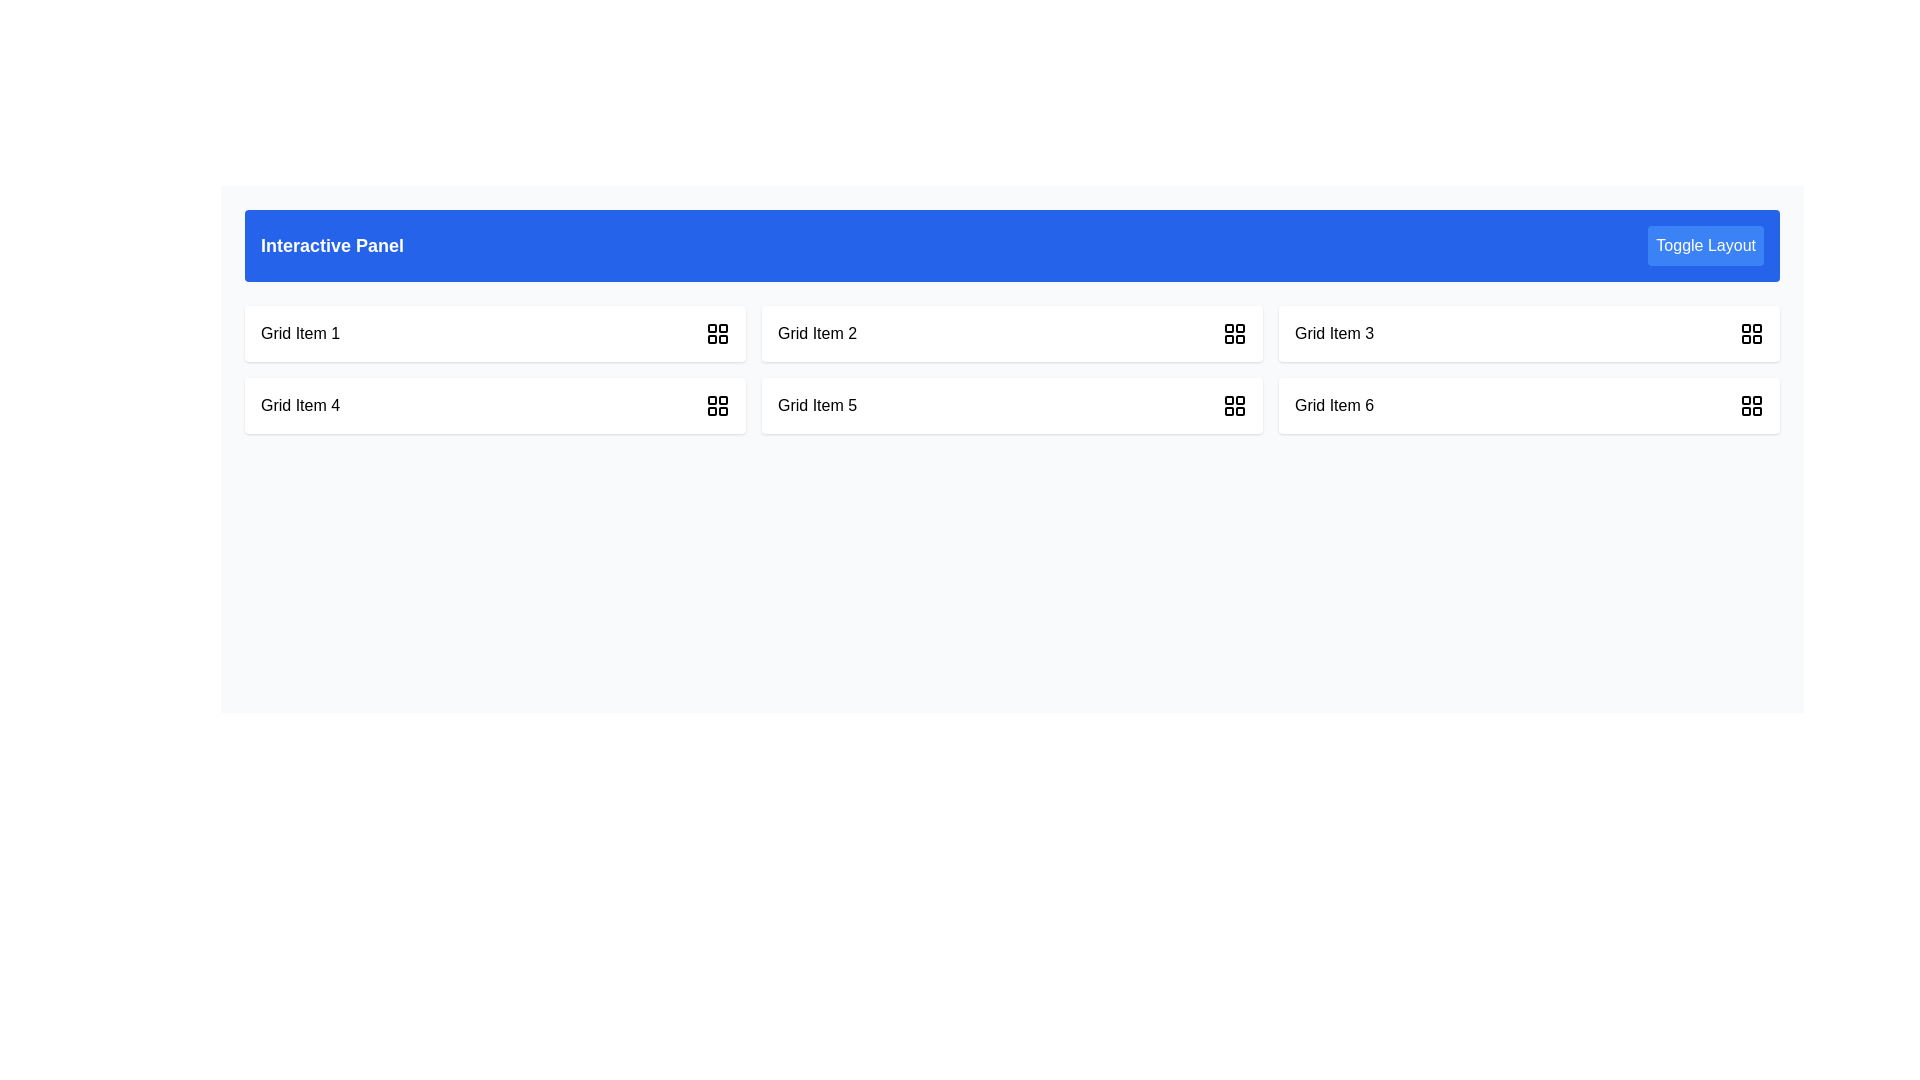 This screenshot has height=1080, width=1920. What do you see at coordinates (332, 245) in the screenshot?
I see `the Text Label that serves as the title or header for the panel, located on the left side within the blue background section at the top of the panel` at bounding box center [332, 245].